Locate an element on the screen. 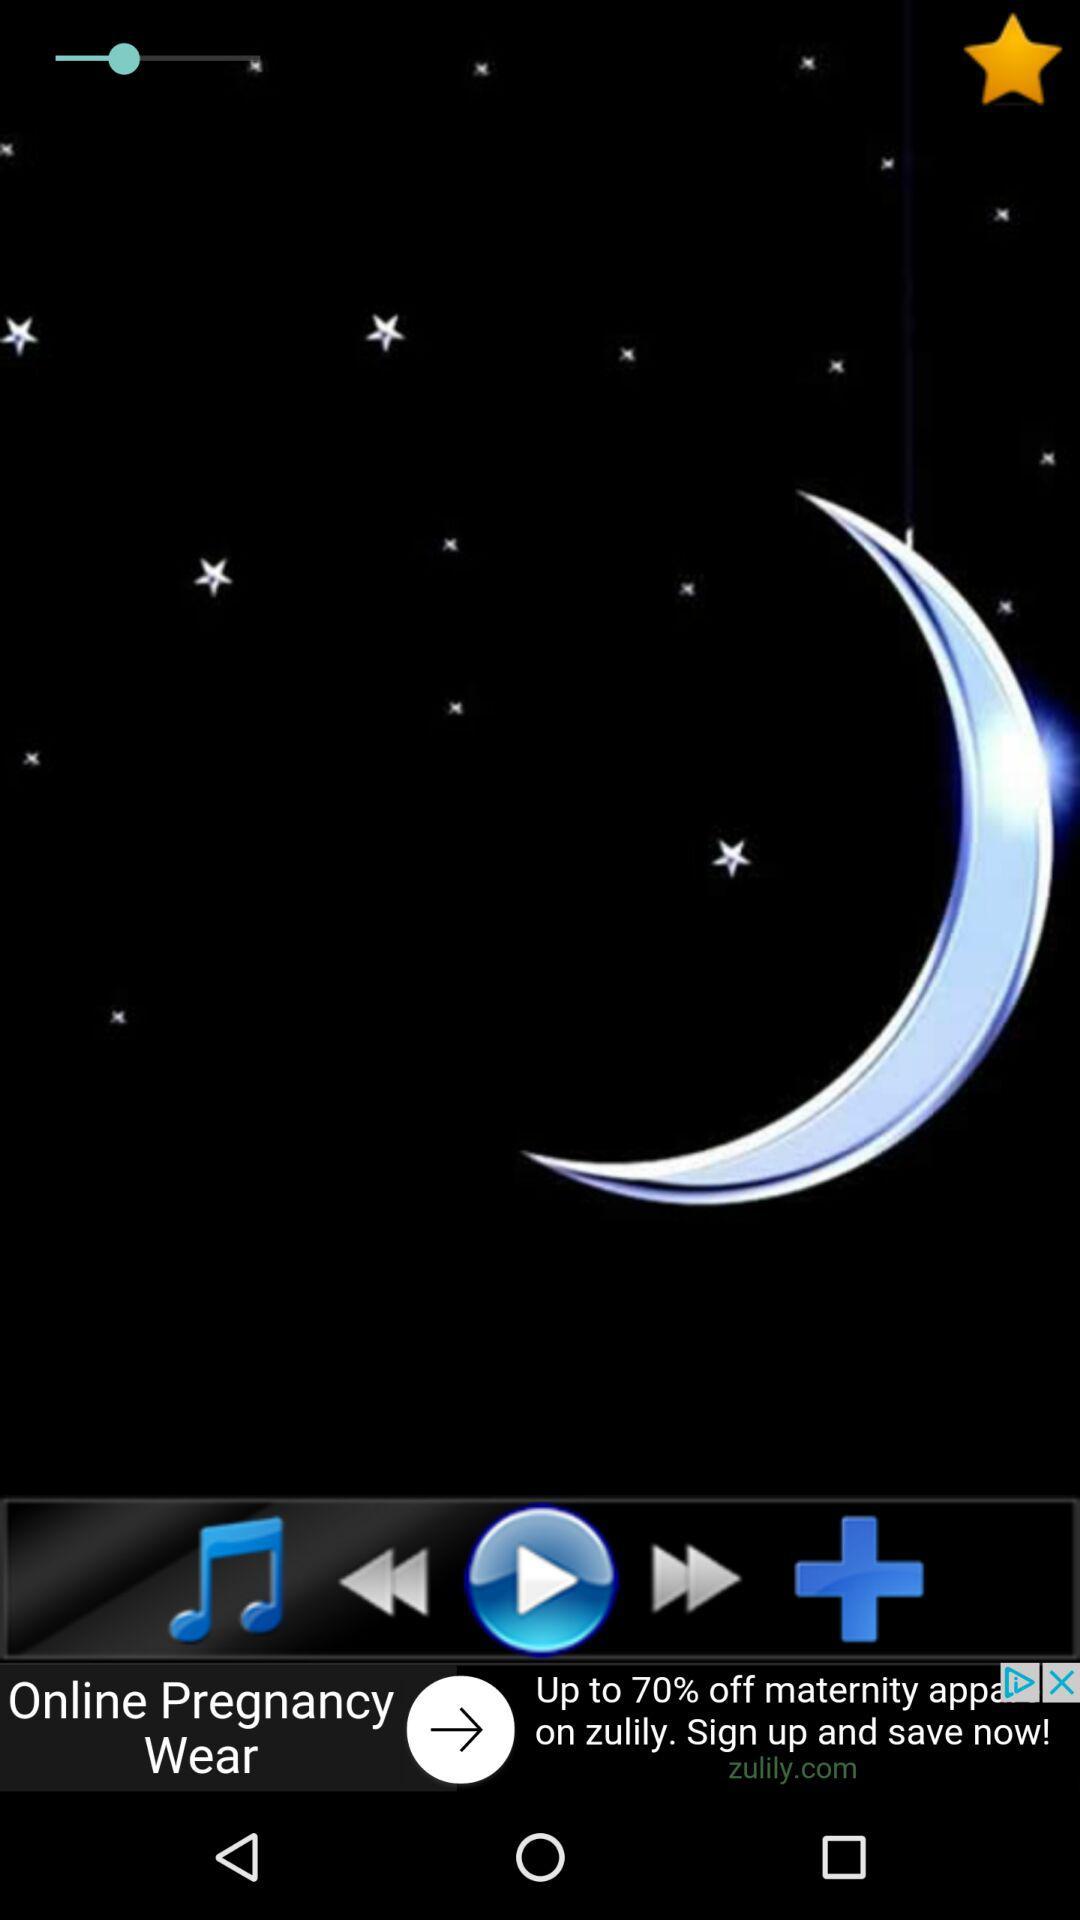 Image resolution: width=1080 pixels, height=1920 pixels. previous track is located at coordinates (371, 1577).